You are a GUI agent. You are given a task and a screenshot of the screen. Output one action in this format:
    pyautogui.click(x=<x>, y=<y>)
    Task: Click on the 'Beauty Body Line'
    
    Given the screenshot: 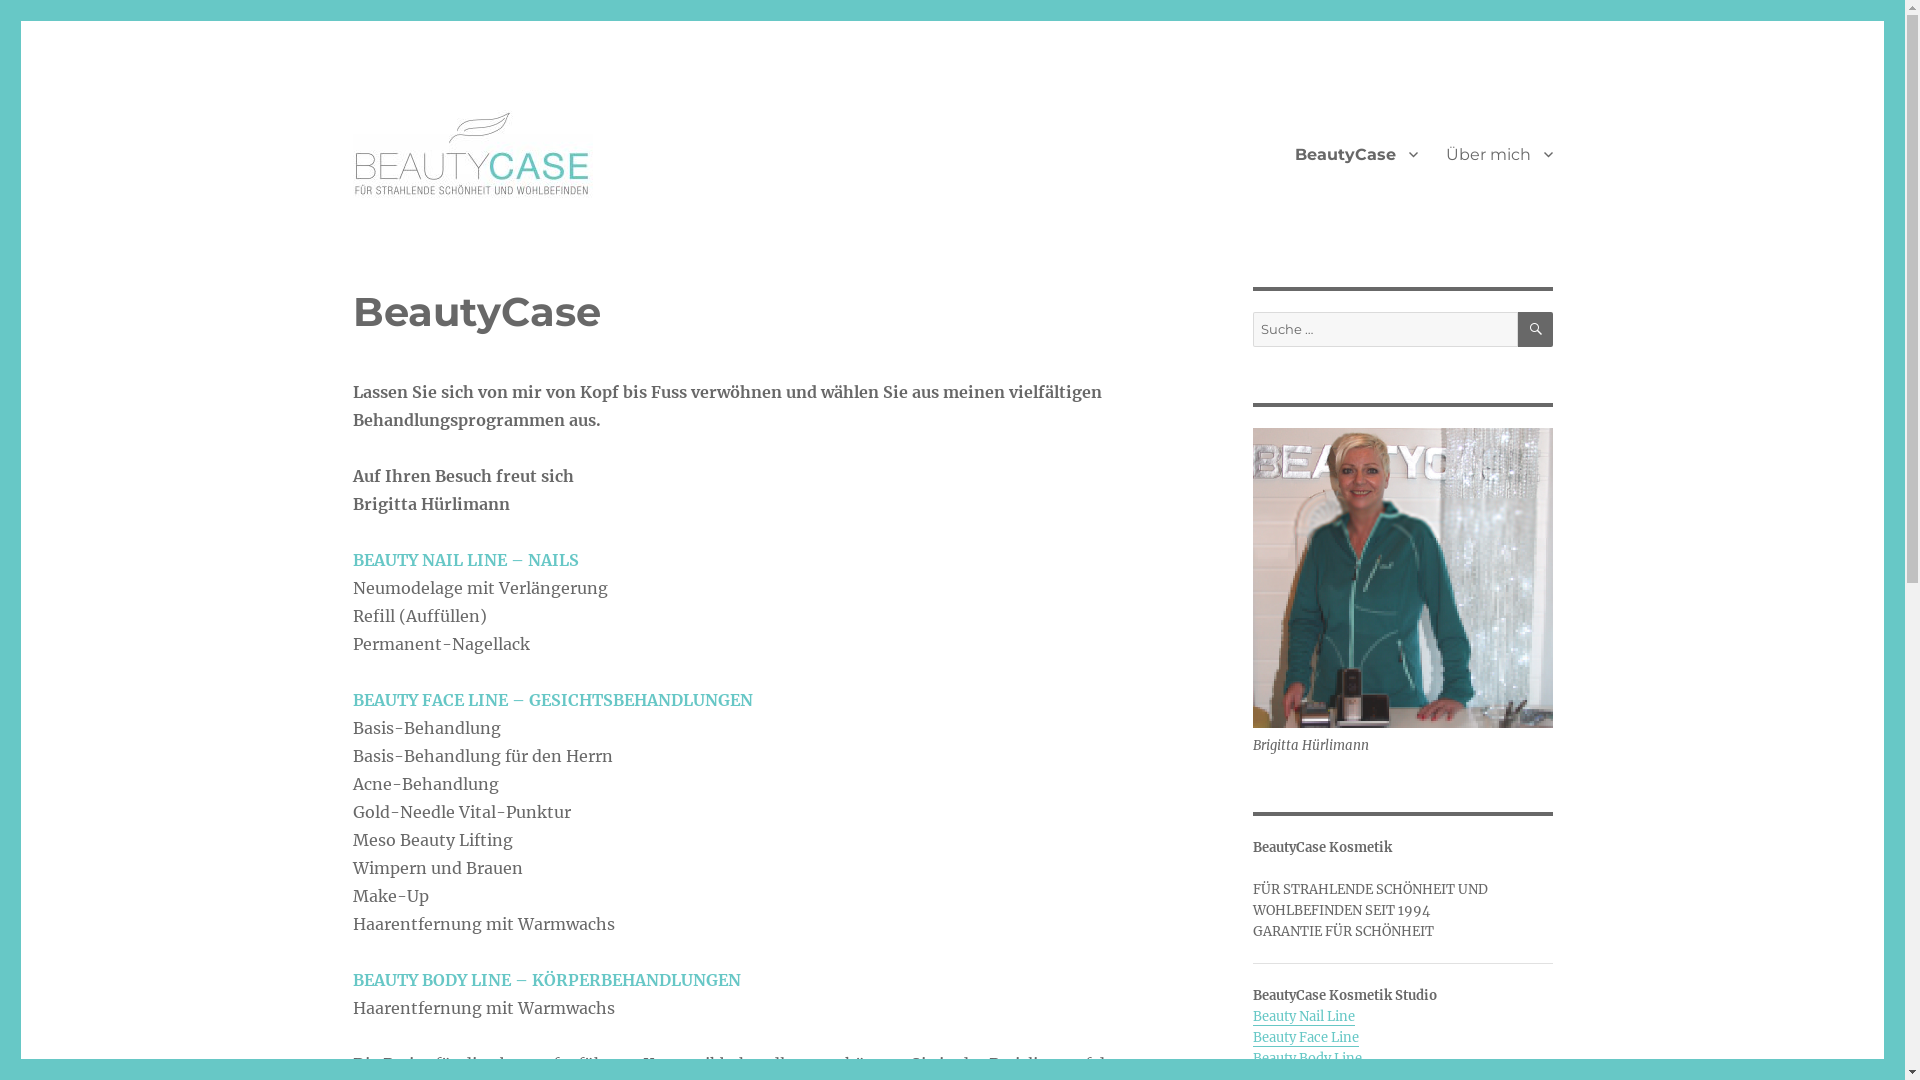 What is the action you would take?
    pyautogui.click(x=1251, y=1057)
    